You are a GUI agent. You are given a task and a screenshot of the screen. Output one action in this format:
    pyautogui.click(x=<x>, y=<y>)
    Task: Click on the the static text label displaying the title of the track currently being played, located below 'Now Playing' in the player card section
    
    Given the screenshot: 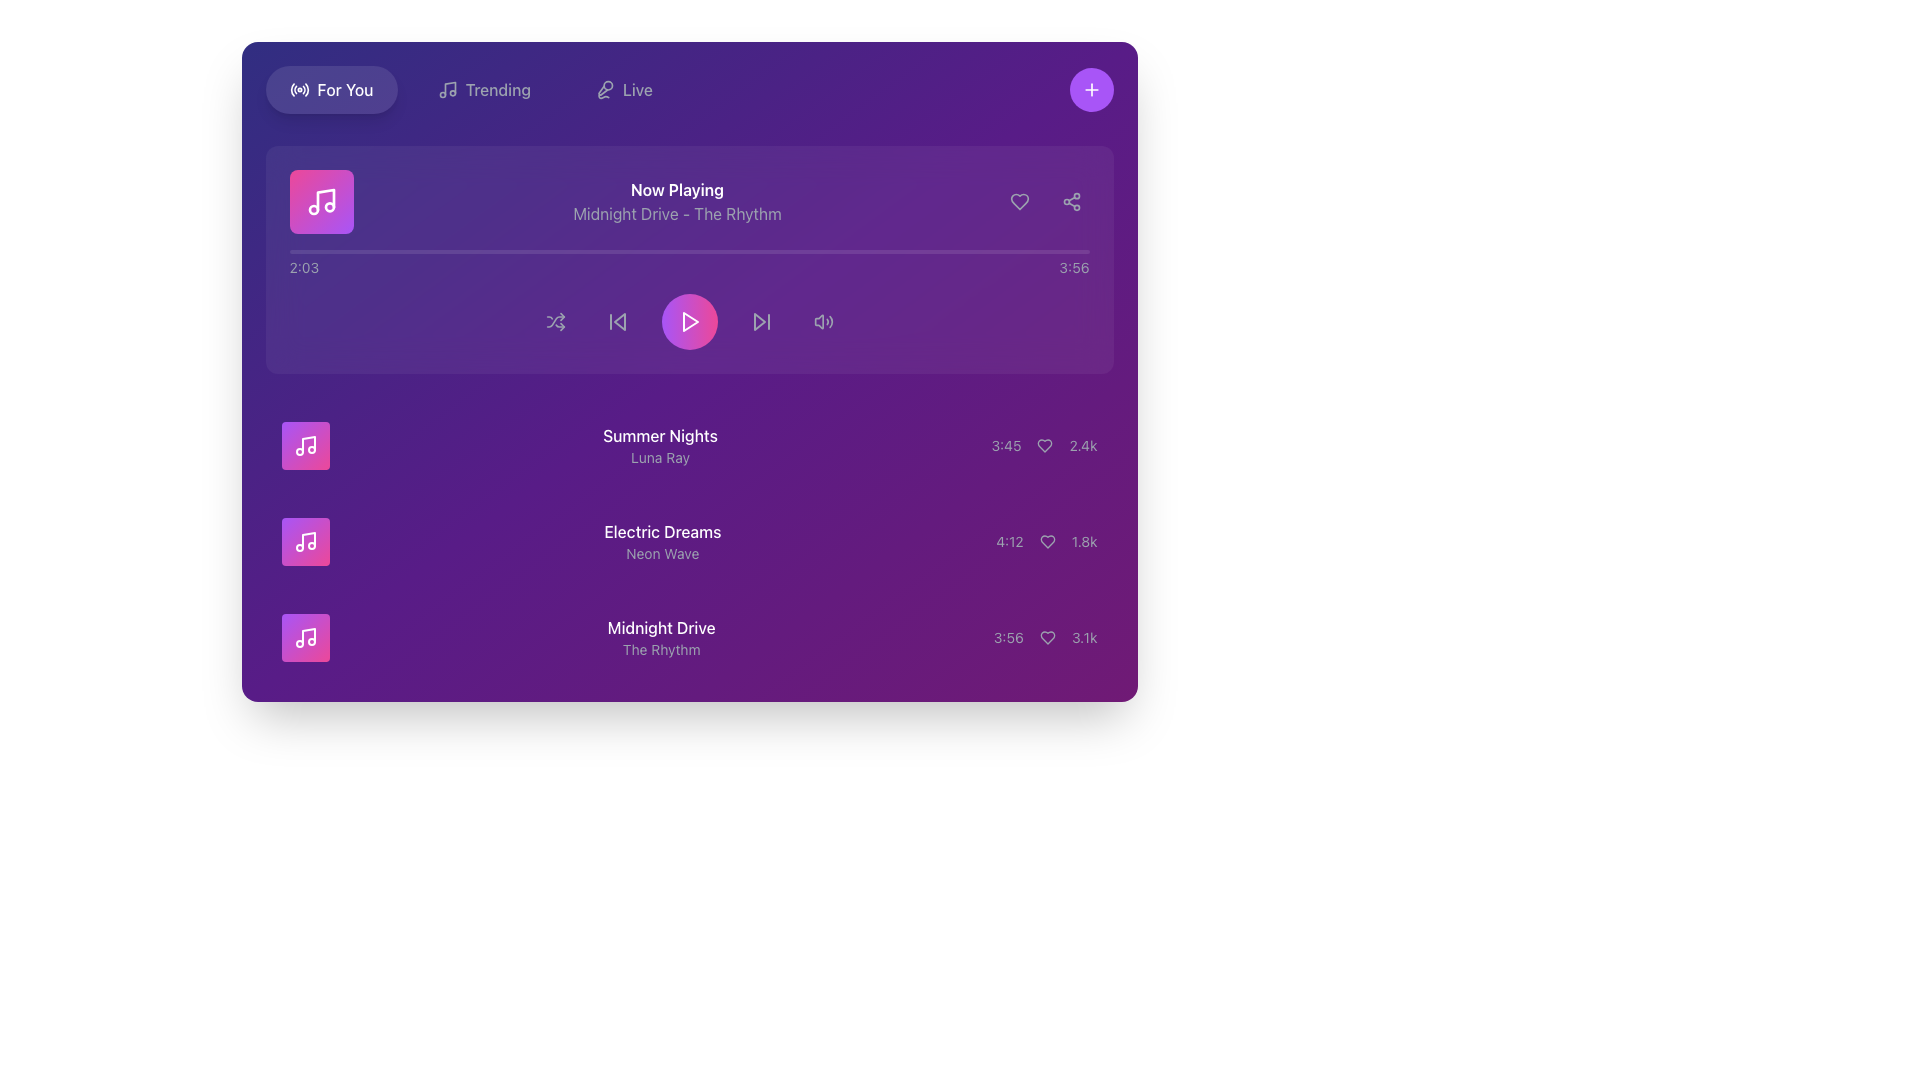 What is the action you would take?
    pyautogui.click(x=677, y=213)
    